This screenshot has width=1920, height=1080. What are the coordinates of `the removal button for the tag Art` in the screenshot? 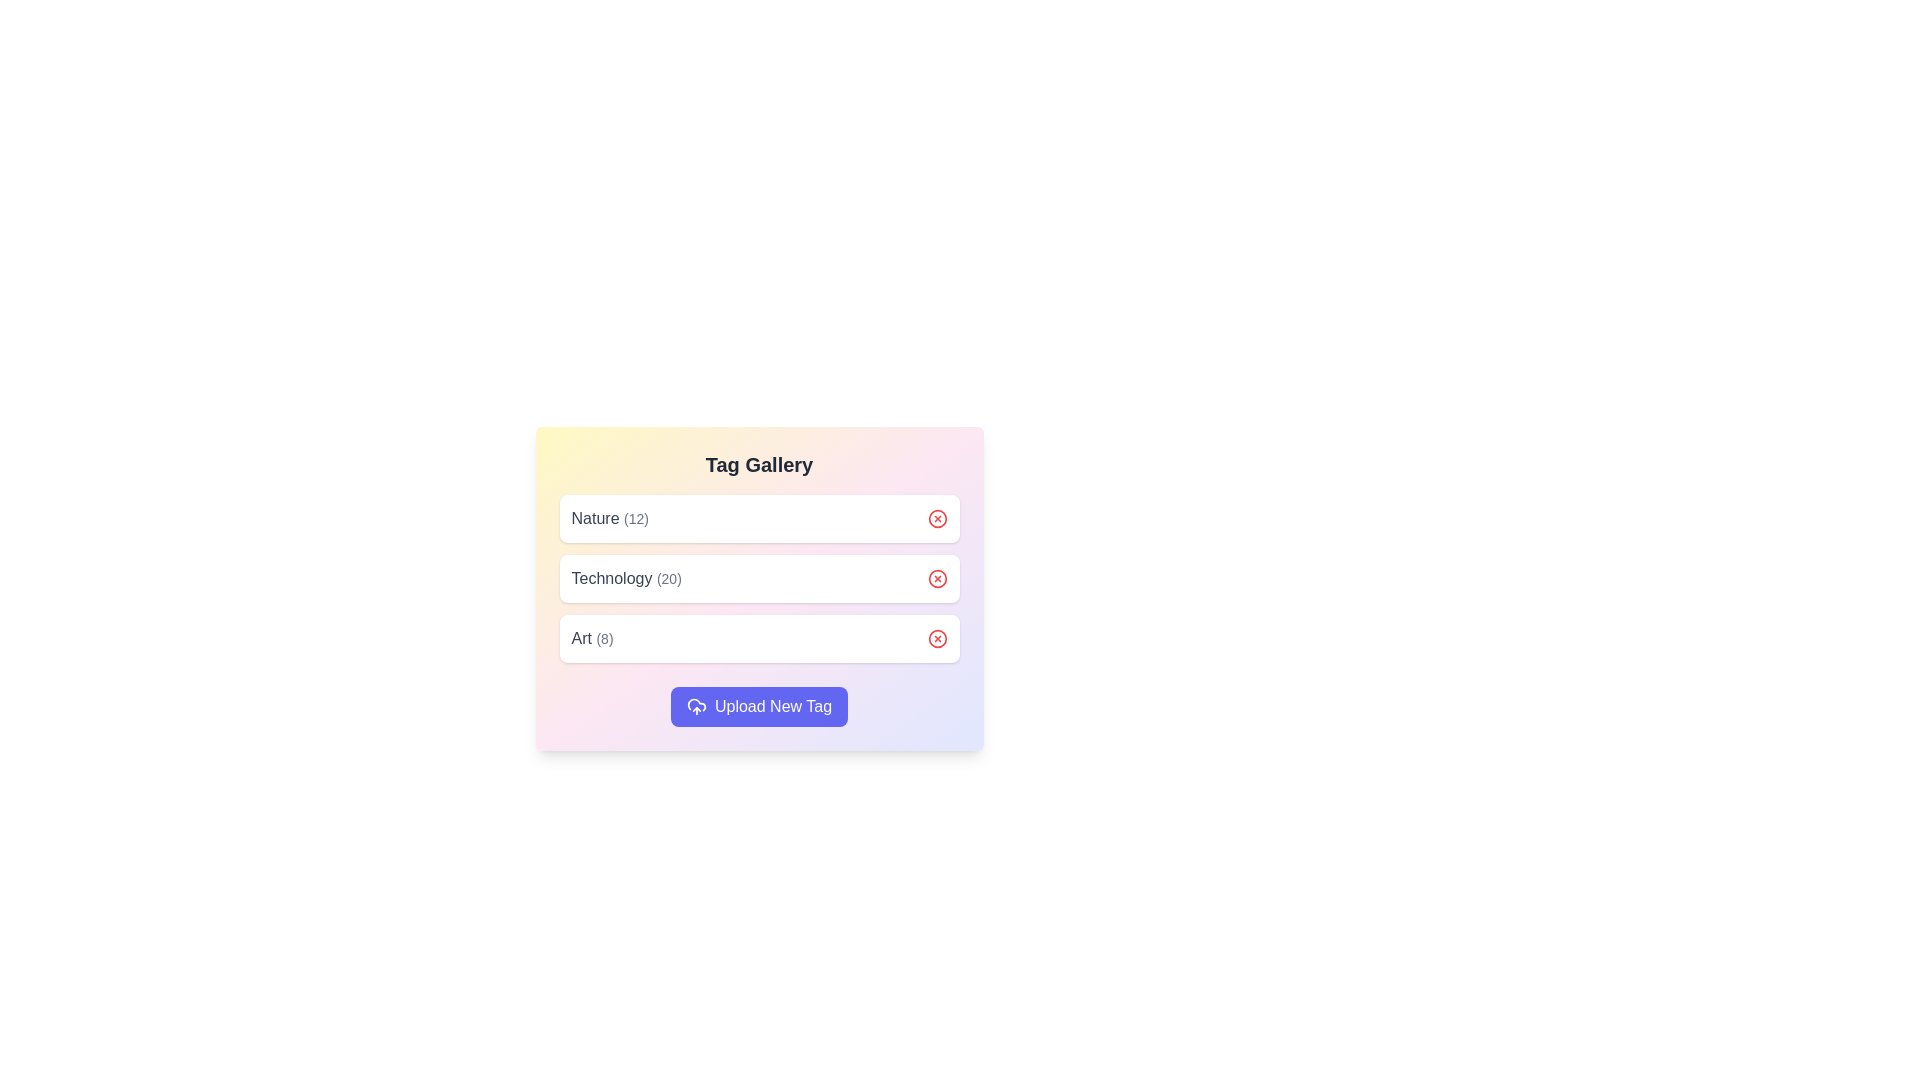 It's located at (936, 639).